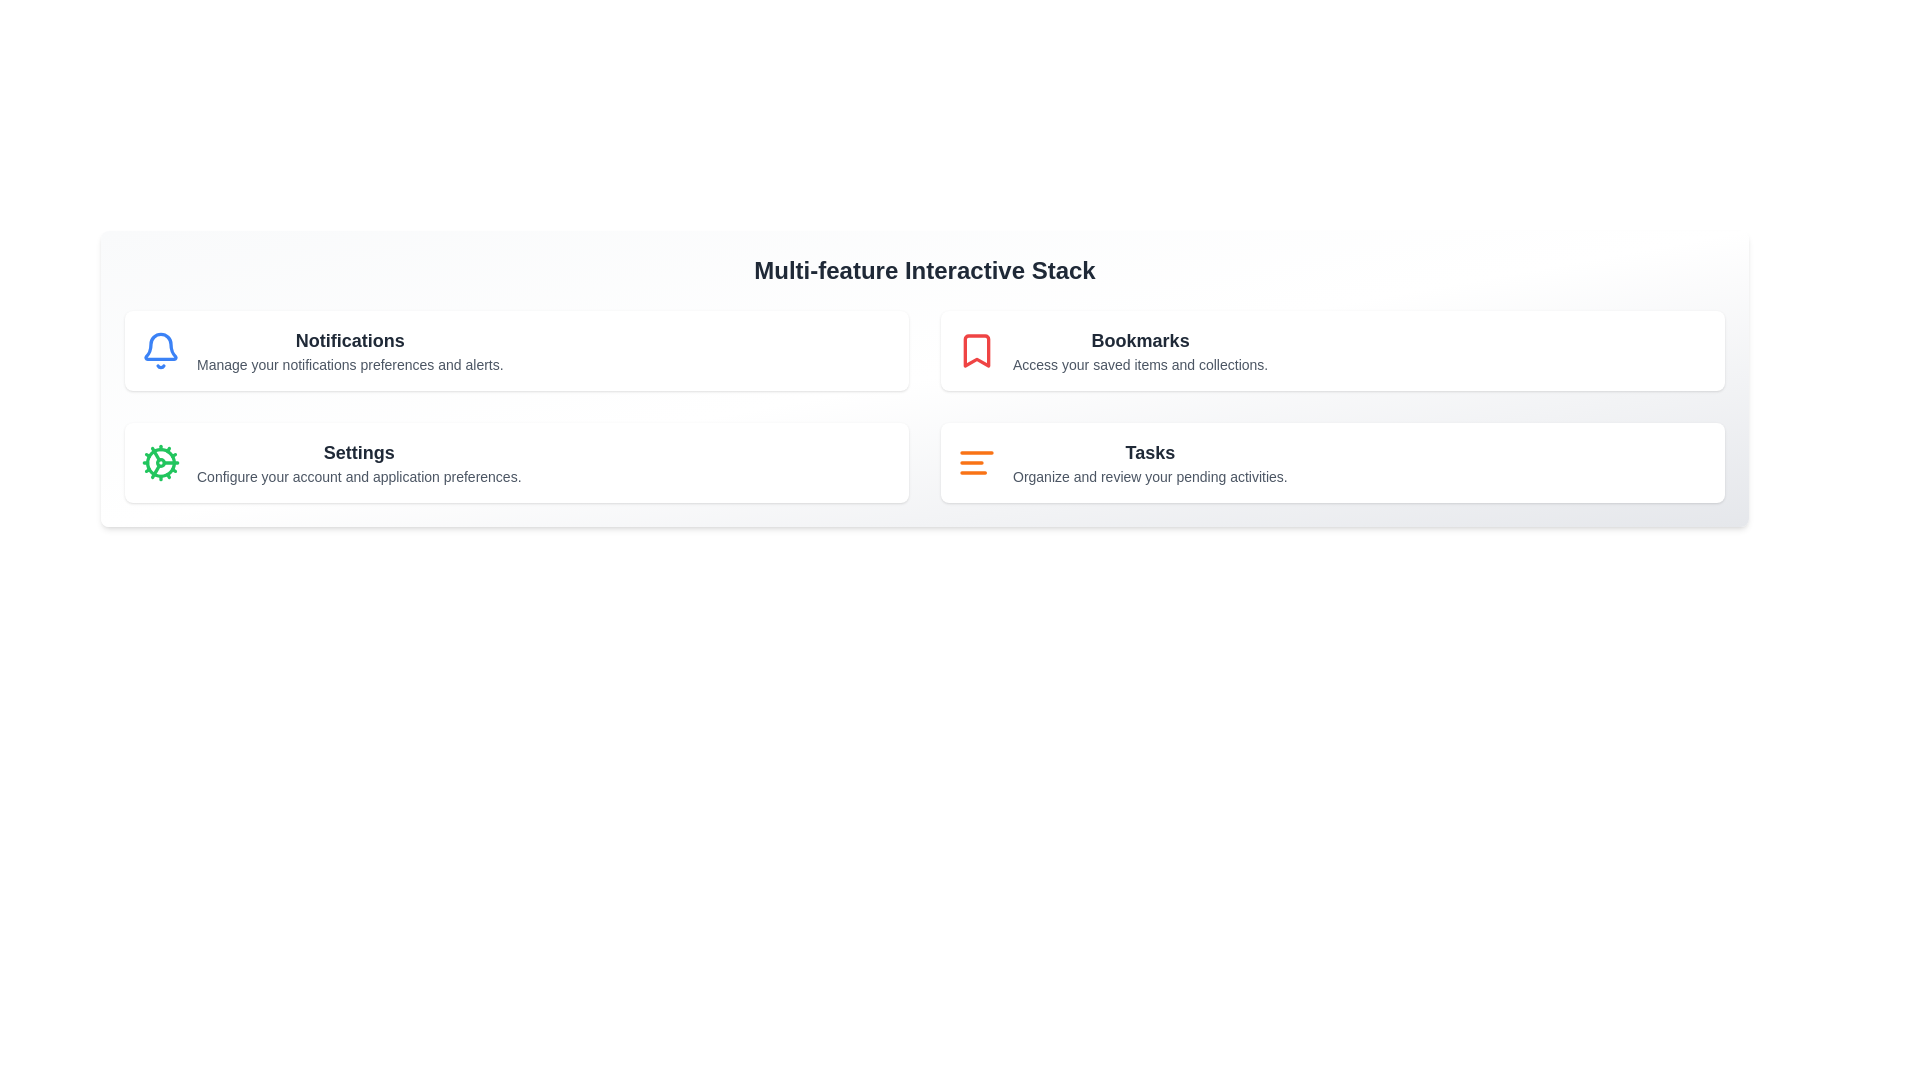 This screenshot has height=1080, width=1920. What do you see at coordinates (977, 350) in the screenshot?
I see `the 'Bookmarks' icon located in the top-right section of the interface, above the text 'Access your saved items and collections'` at bounding box center [977, 350].